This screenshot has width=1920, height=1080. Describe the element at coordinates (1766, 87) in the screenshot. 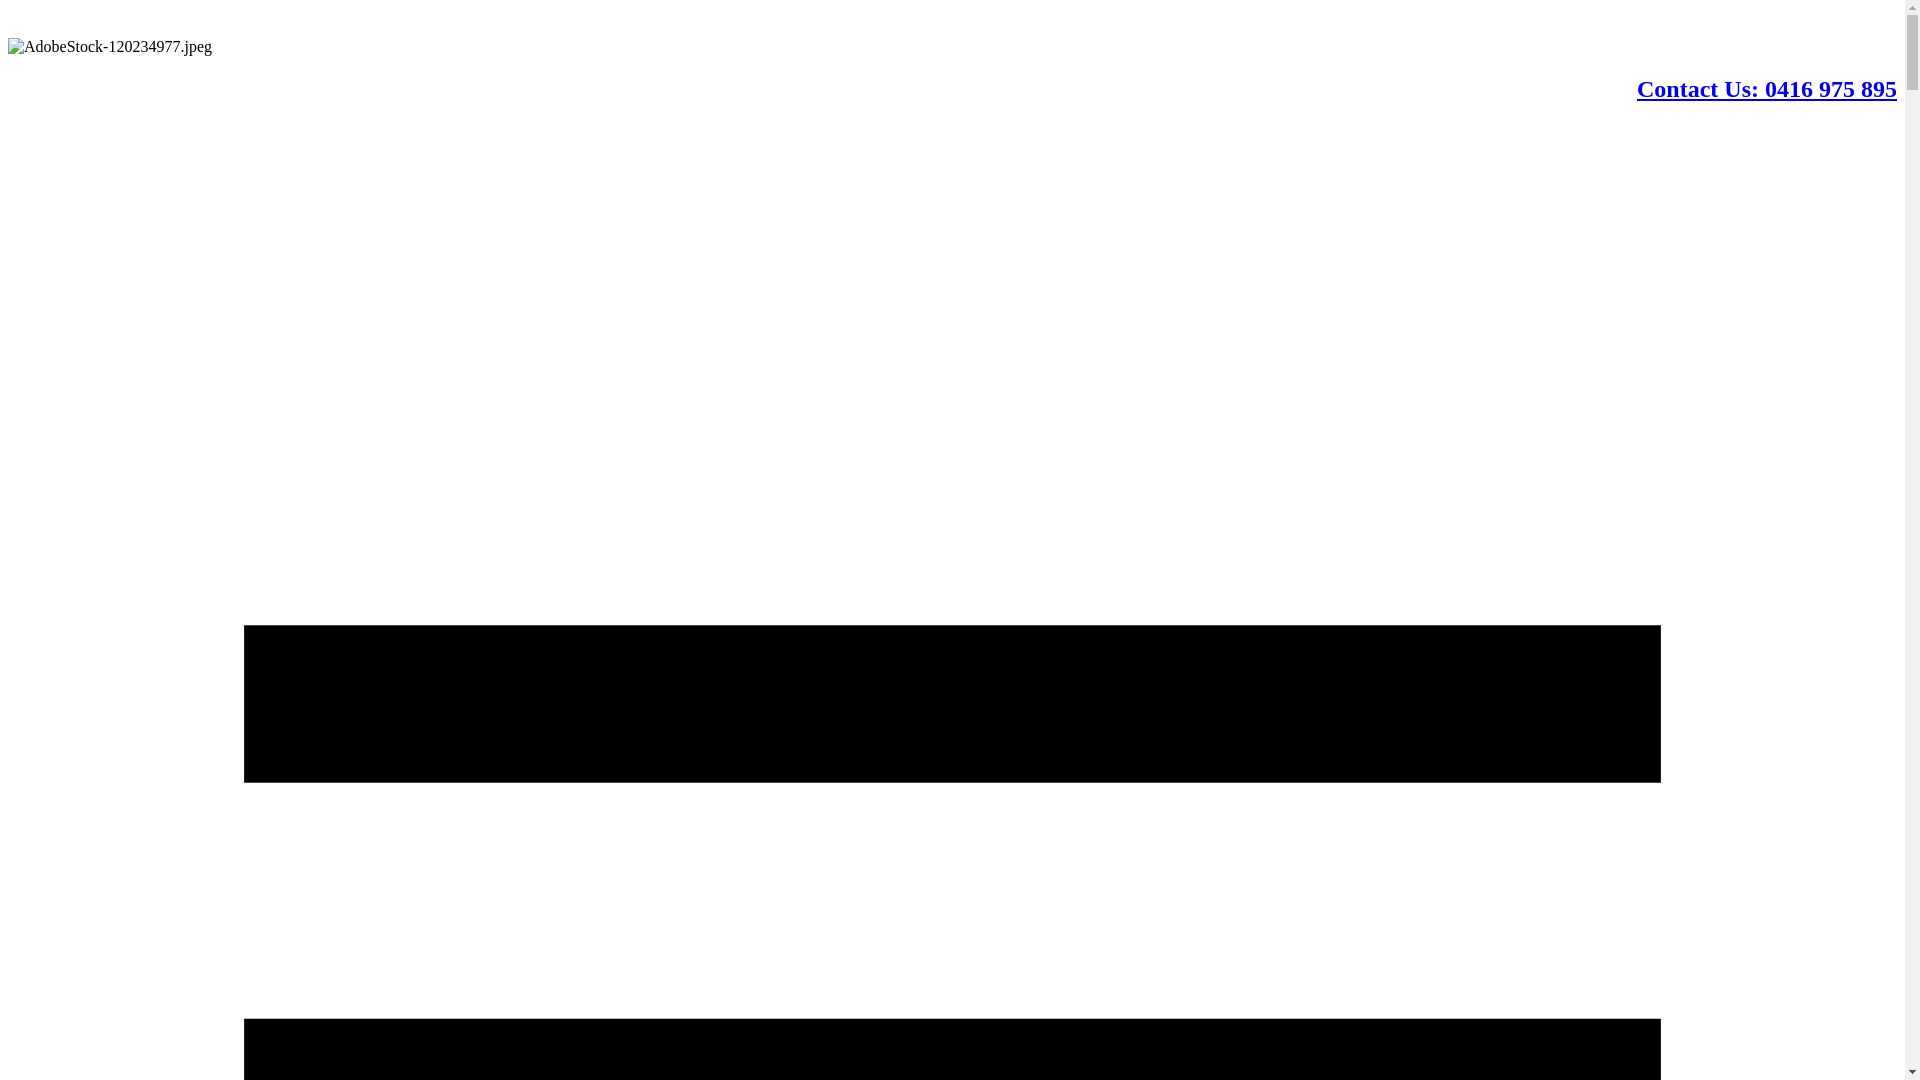

I see `'Contact Us: 0416 975 895'` at that location.